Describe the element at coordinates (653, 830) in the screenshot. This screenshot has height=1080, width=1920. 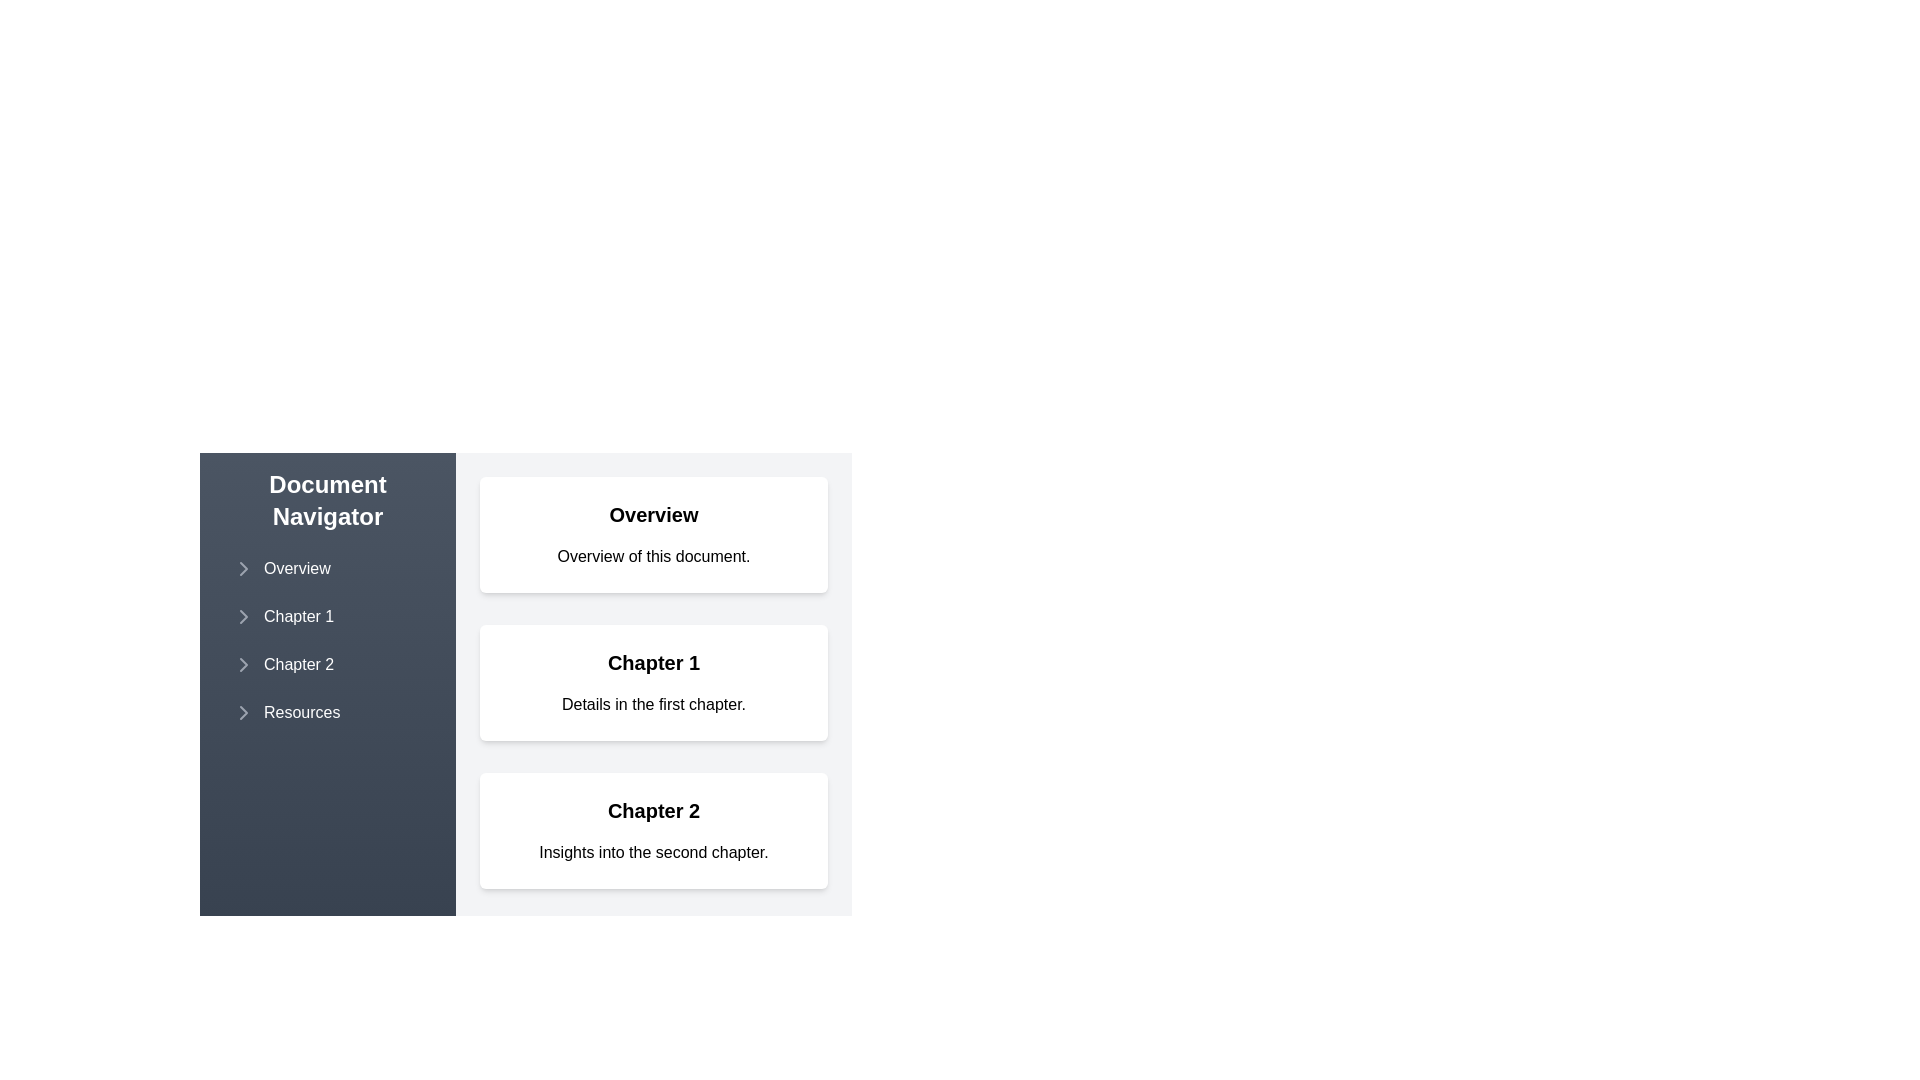
I see `the content summary card for Chapter 2, which is the third card in the vertical stack` at that location.